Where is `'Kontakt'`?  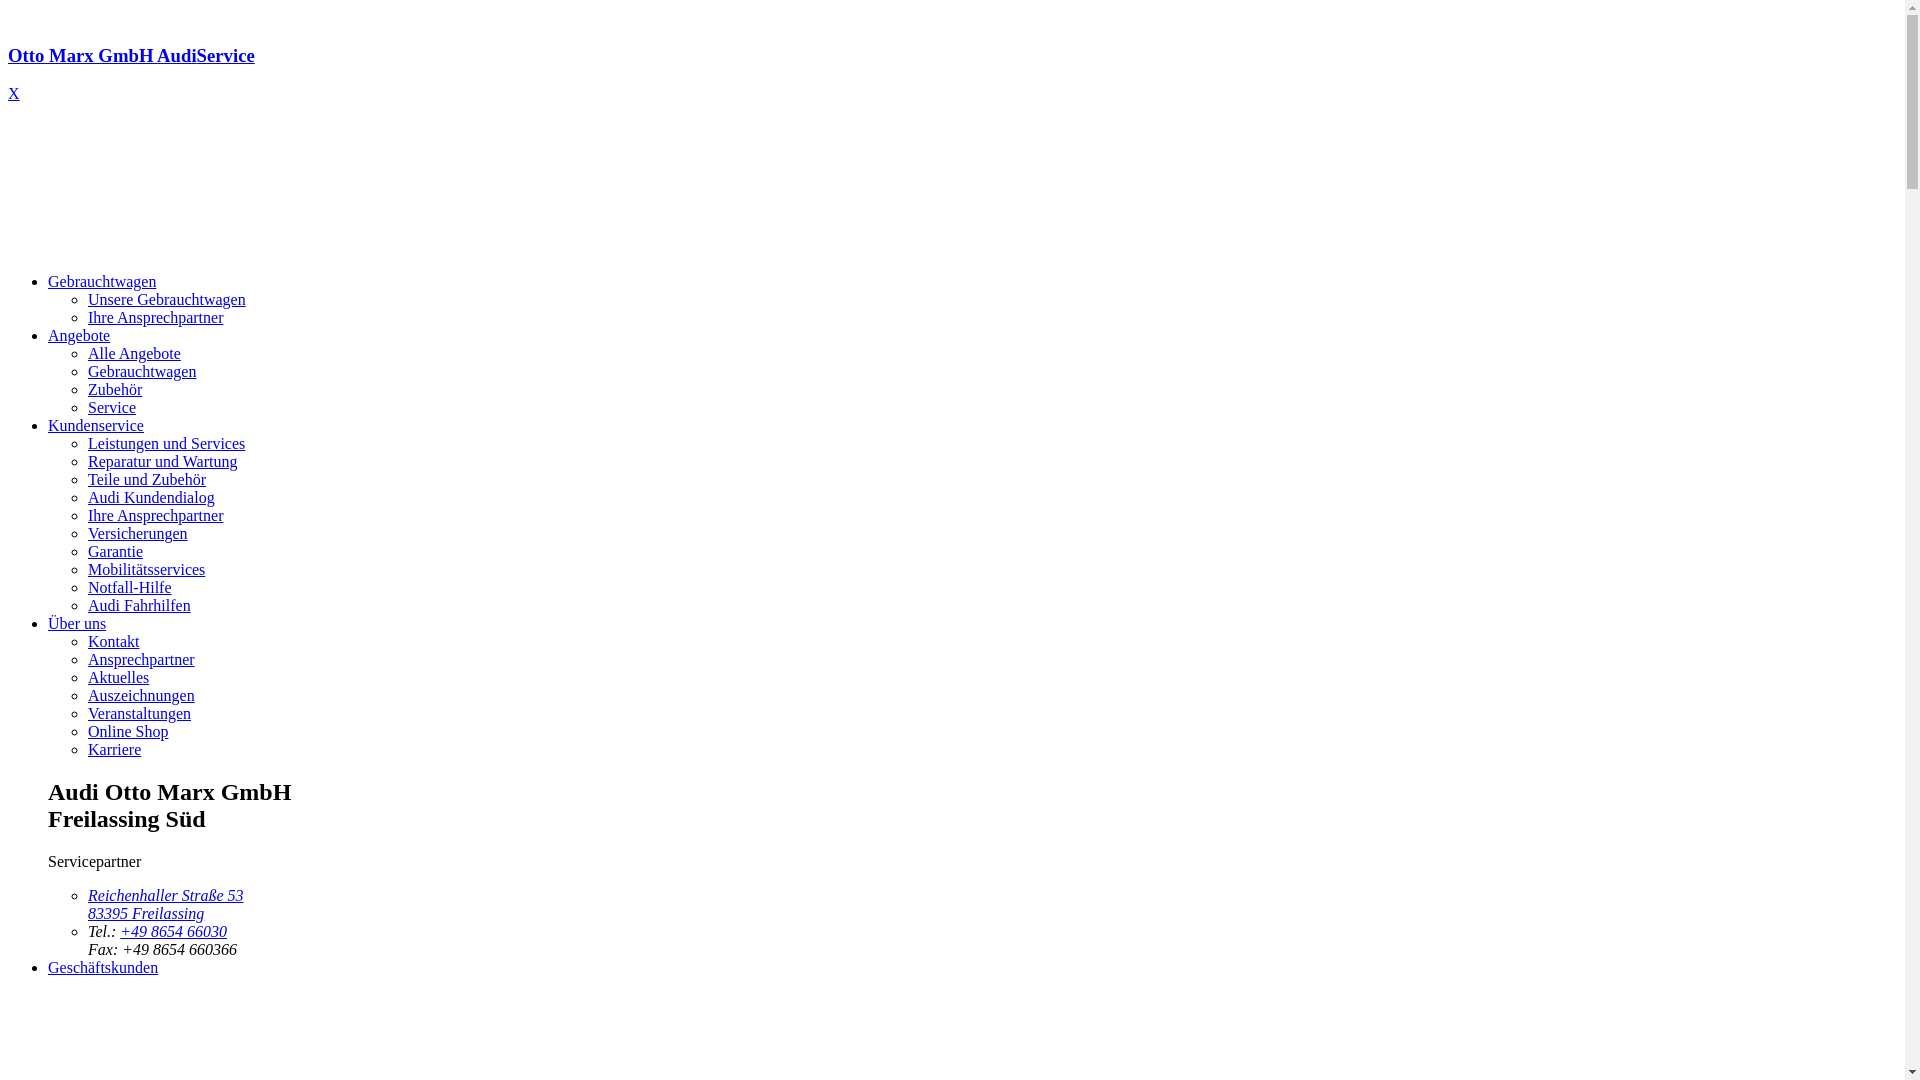
'Kontakt' is located at coordinates (86, 641).